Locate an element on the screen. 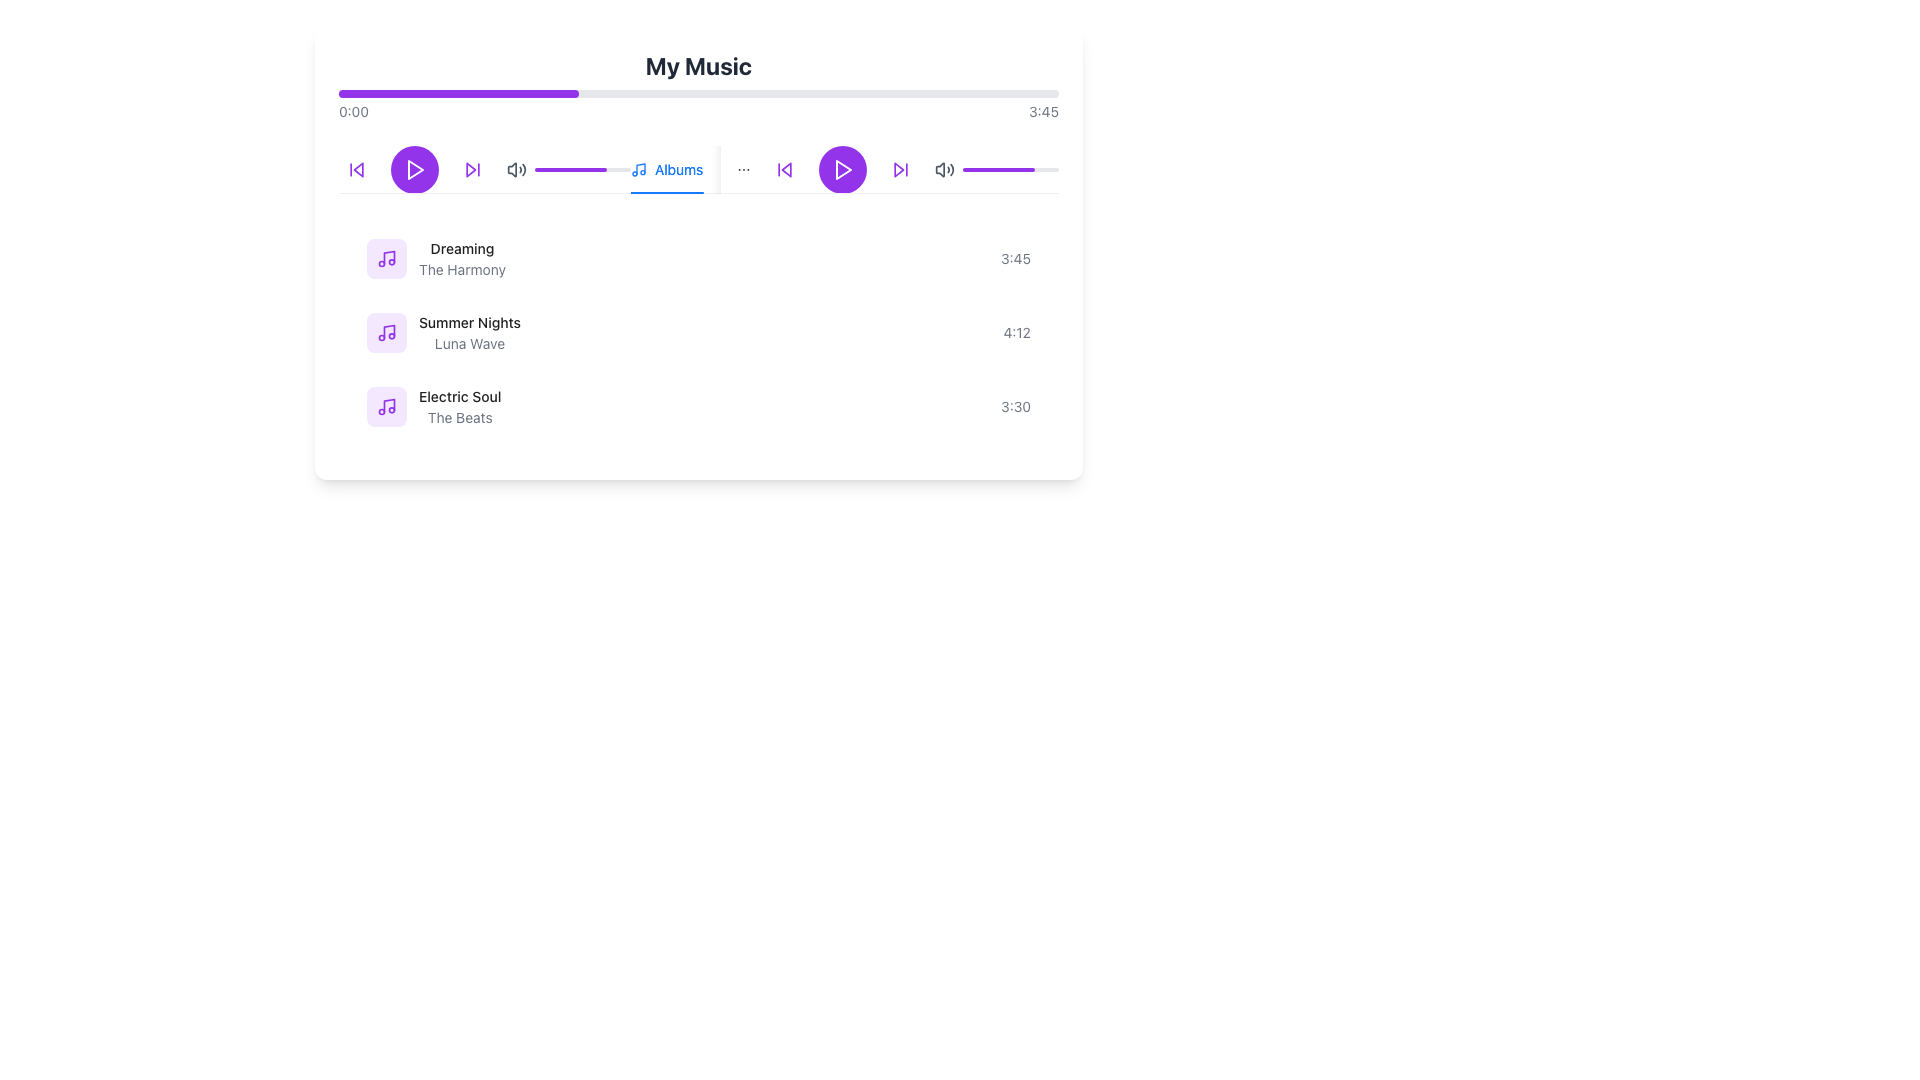 The image size is (1920, 1080). playback position is located at coordinates (556, 168).